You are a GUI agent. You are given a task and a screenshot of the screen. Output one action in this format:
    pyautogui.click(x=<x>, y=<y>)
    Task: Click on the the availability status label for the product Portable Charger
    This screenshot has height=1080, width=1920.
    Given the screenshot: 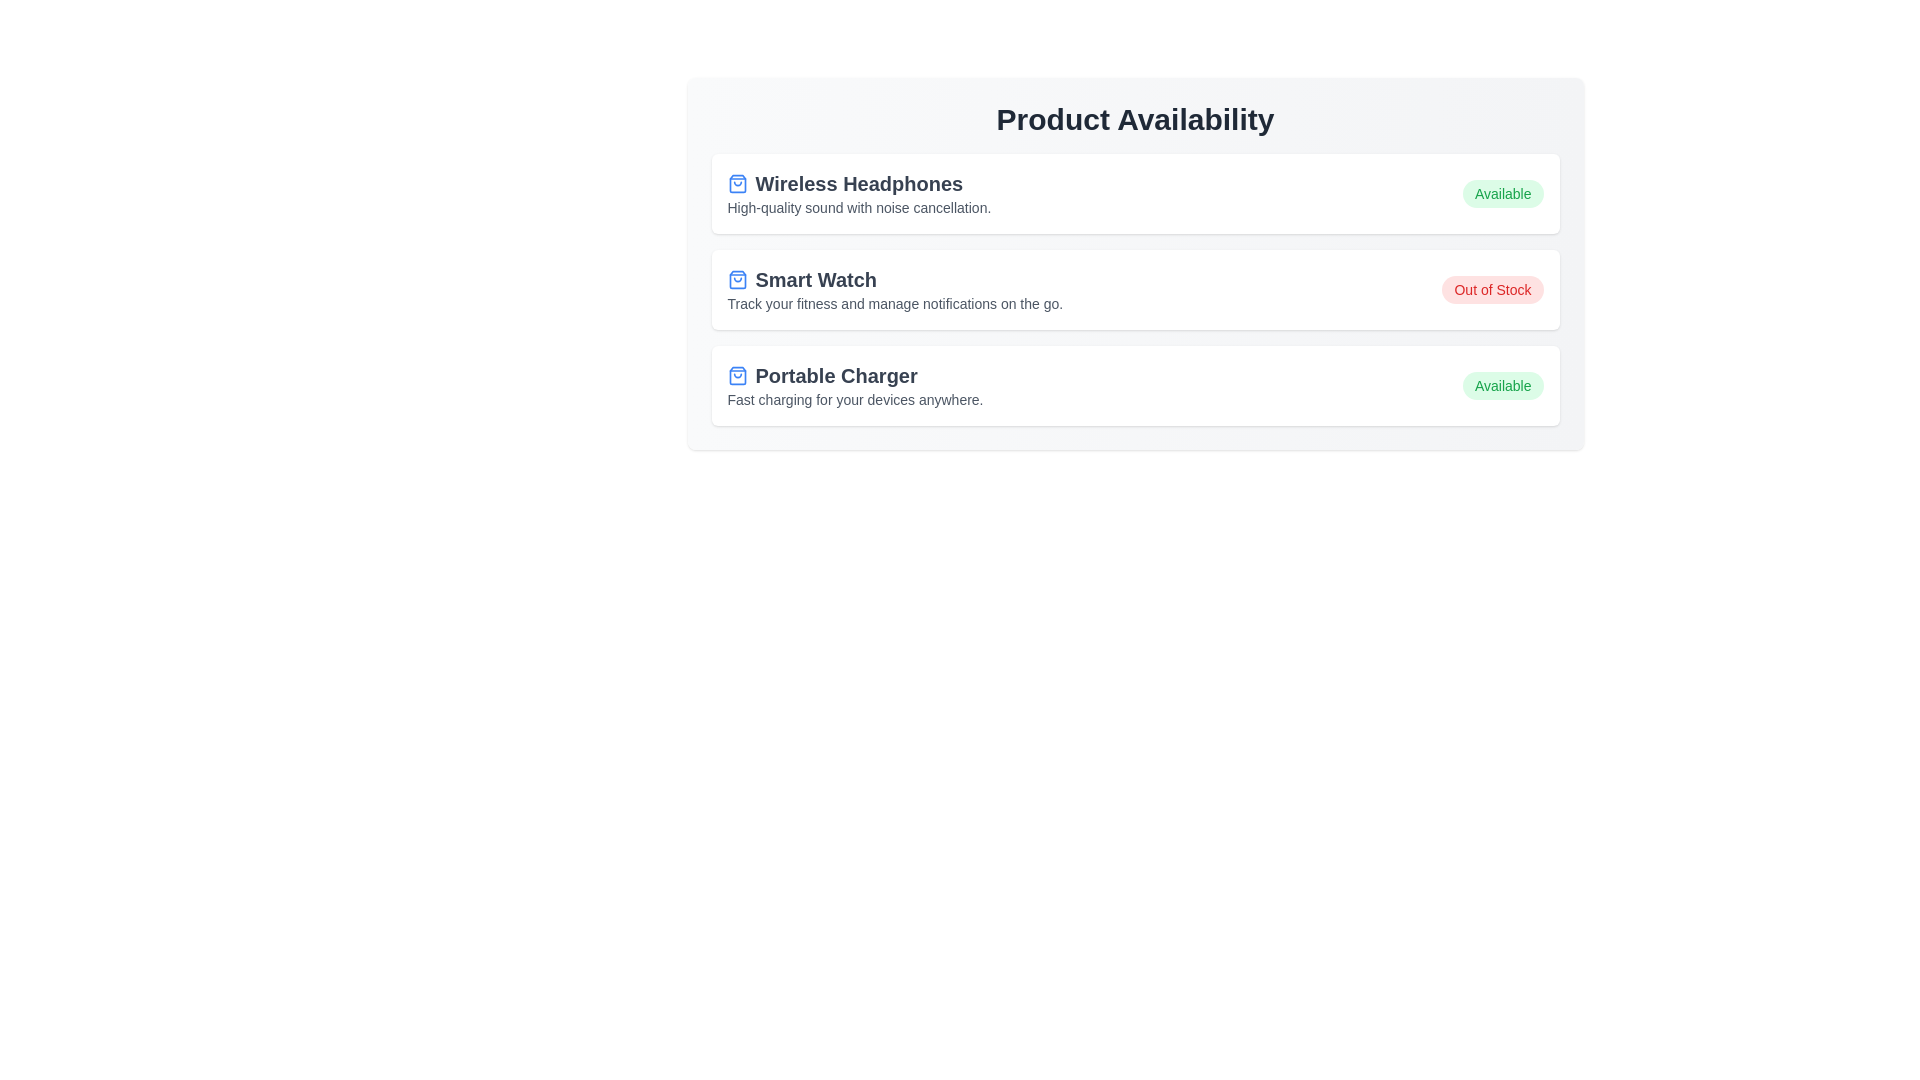 What is the action you would take?
    pyautogui.click(x=1503, y=385)
    